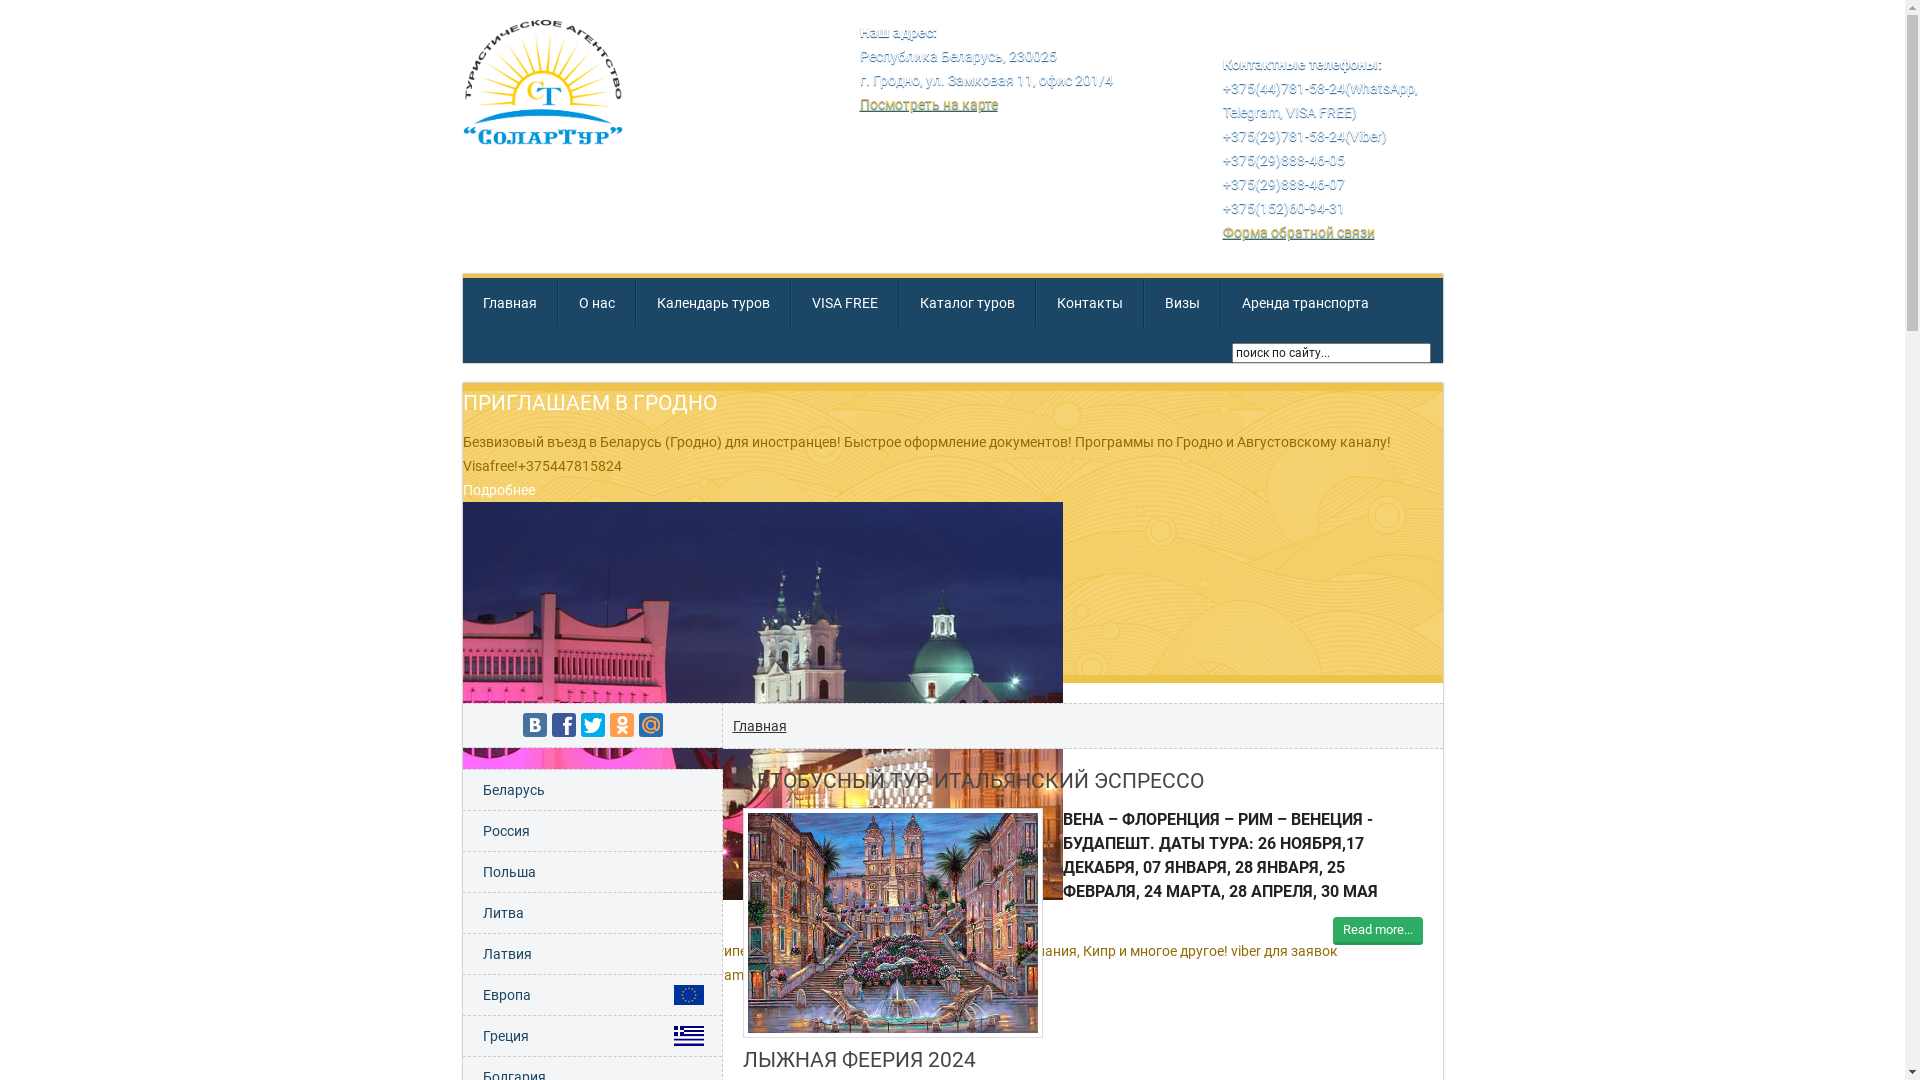 This screenshot has height=1080, width=1920. What do you see at coordinates (844, 303) in the screenshot?
I see `'VISA FREE'` at bounding box center [844, 303].